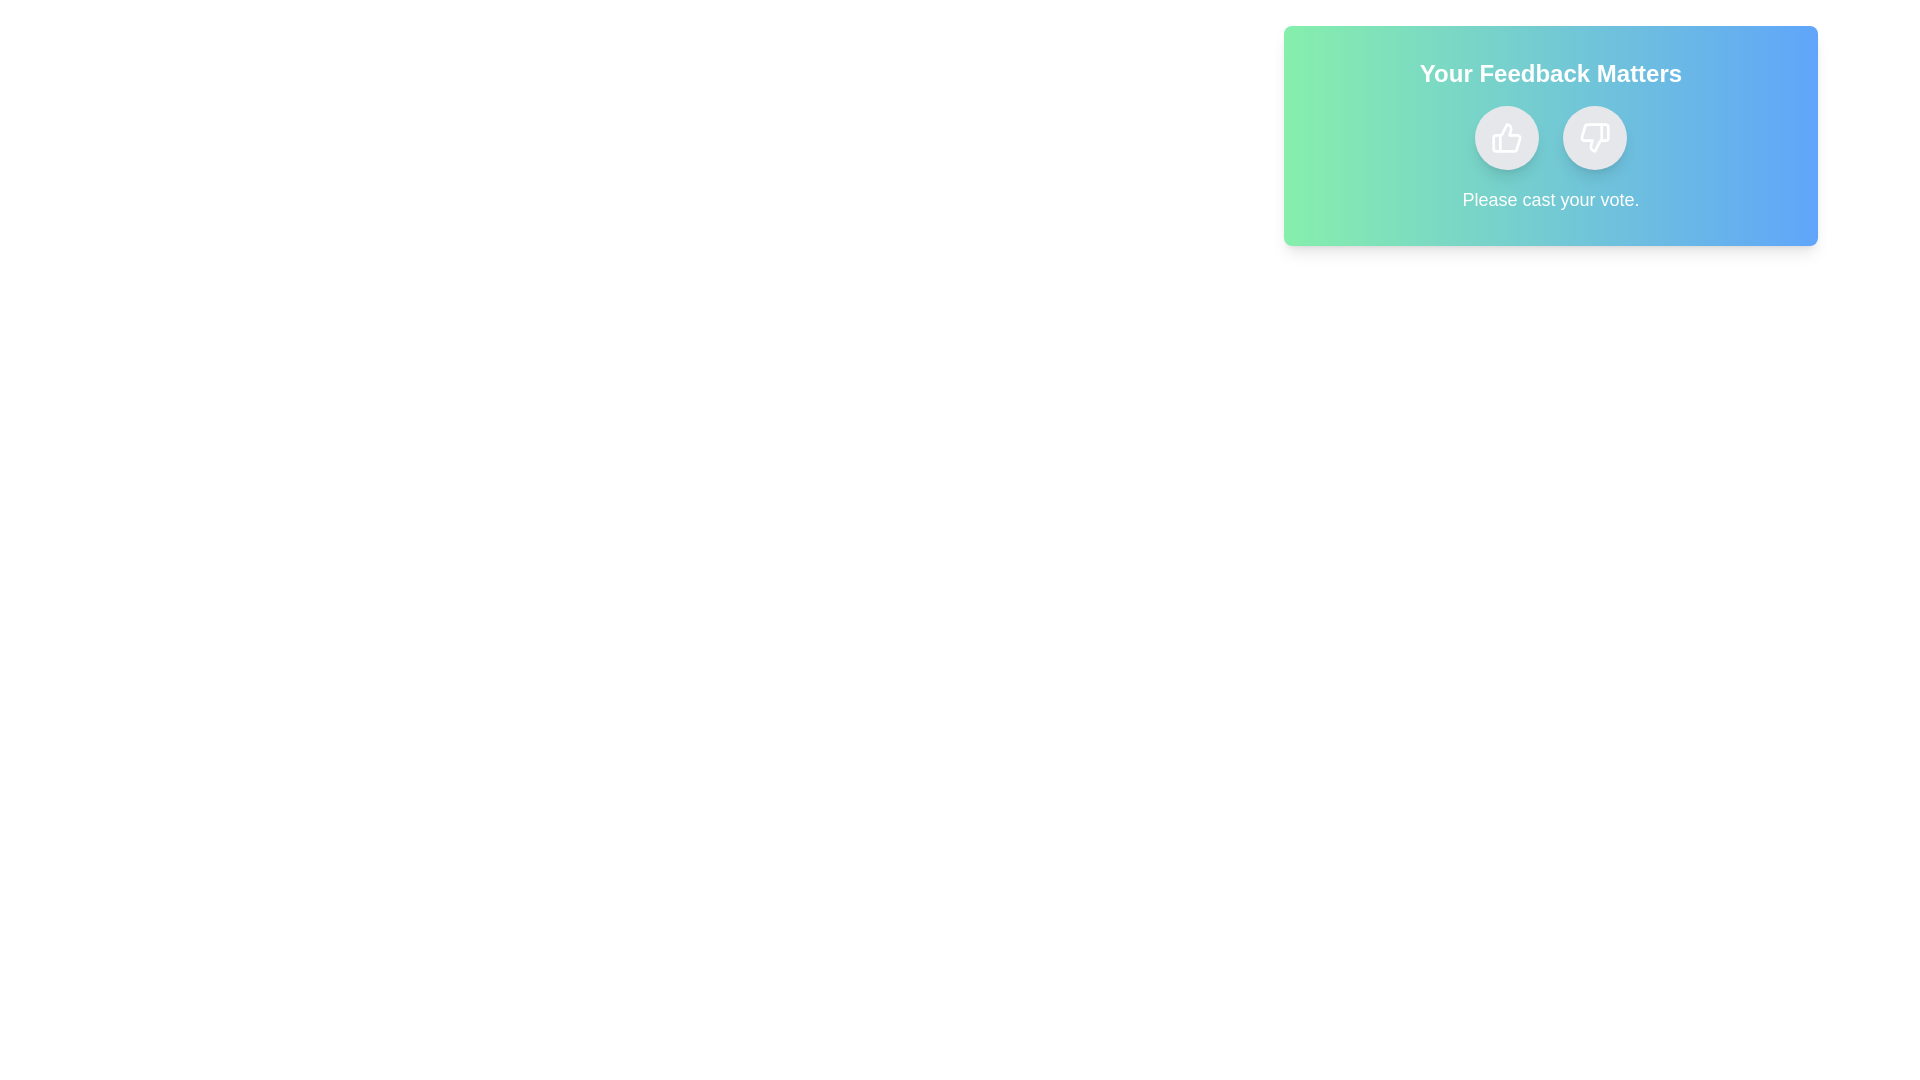 Image resolution: width=1920 pixels, height=1080 pixels. I want to click on the dislike button to observe the hover effect, so click(1593, 137).